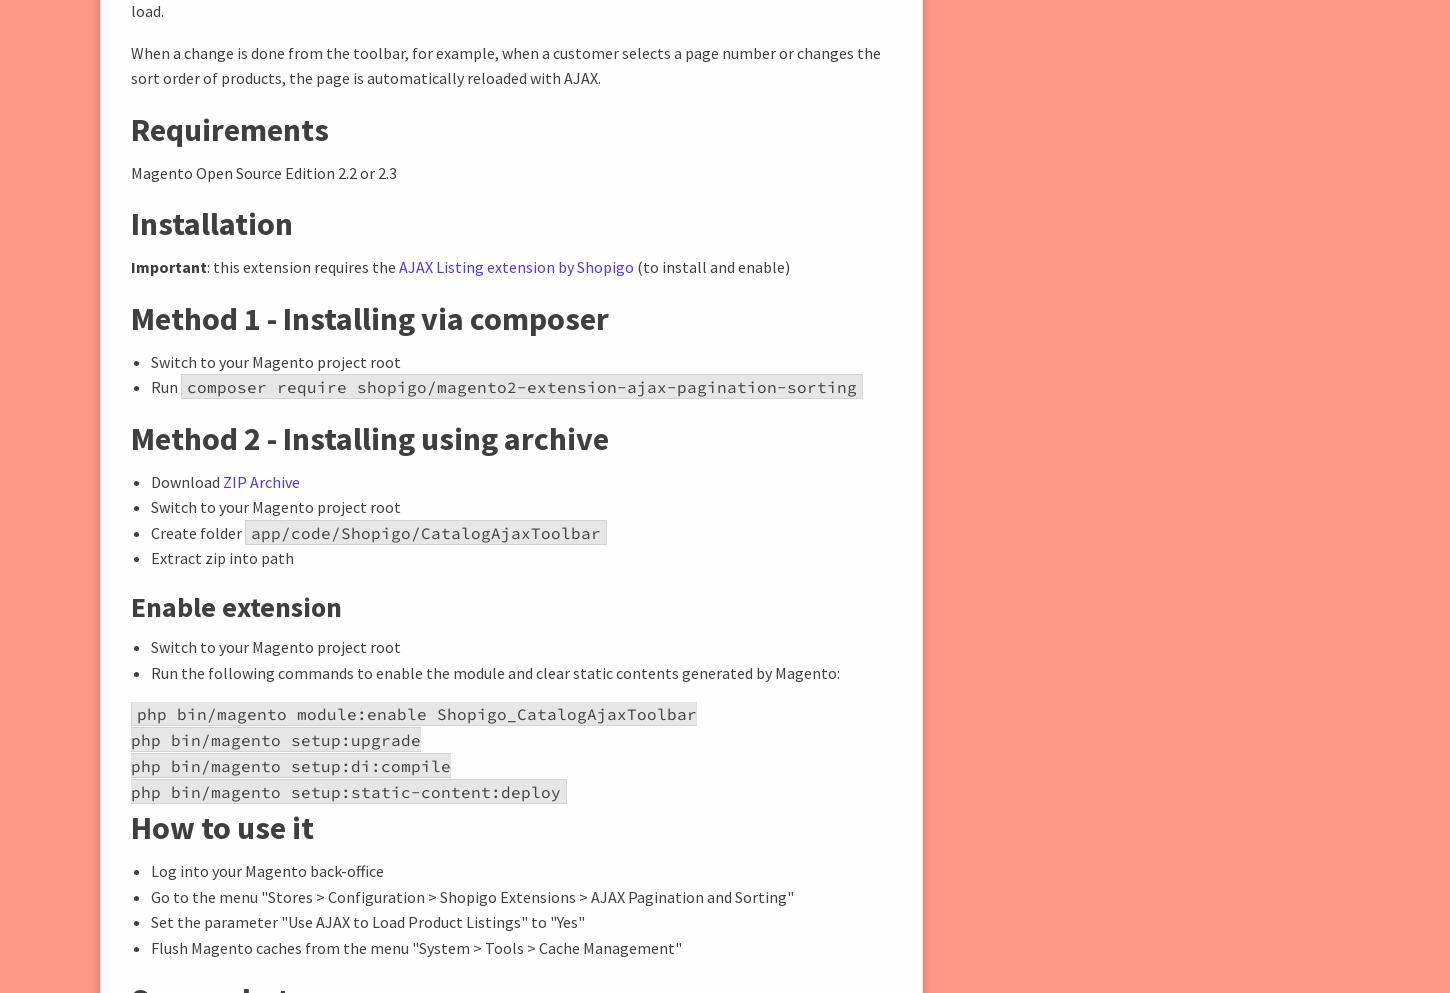 The height and width of the screenshot is (993, 1450). I want to click on 'Enable extension', so click(235, 606).